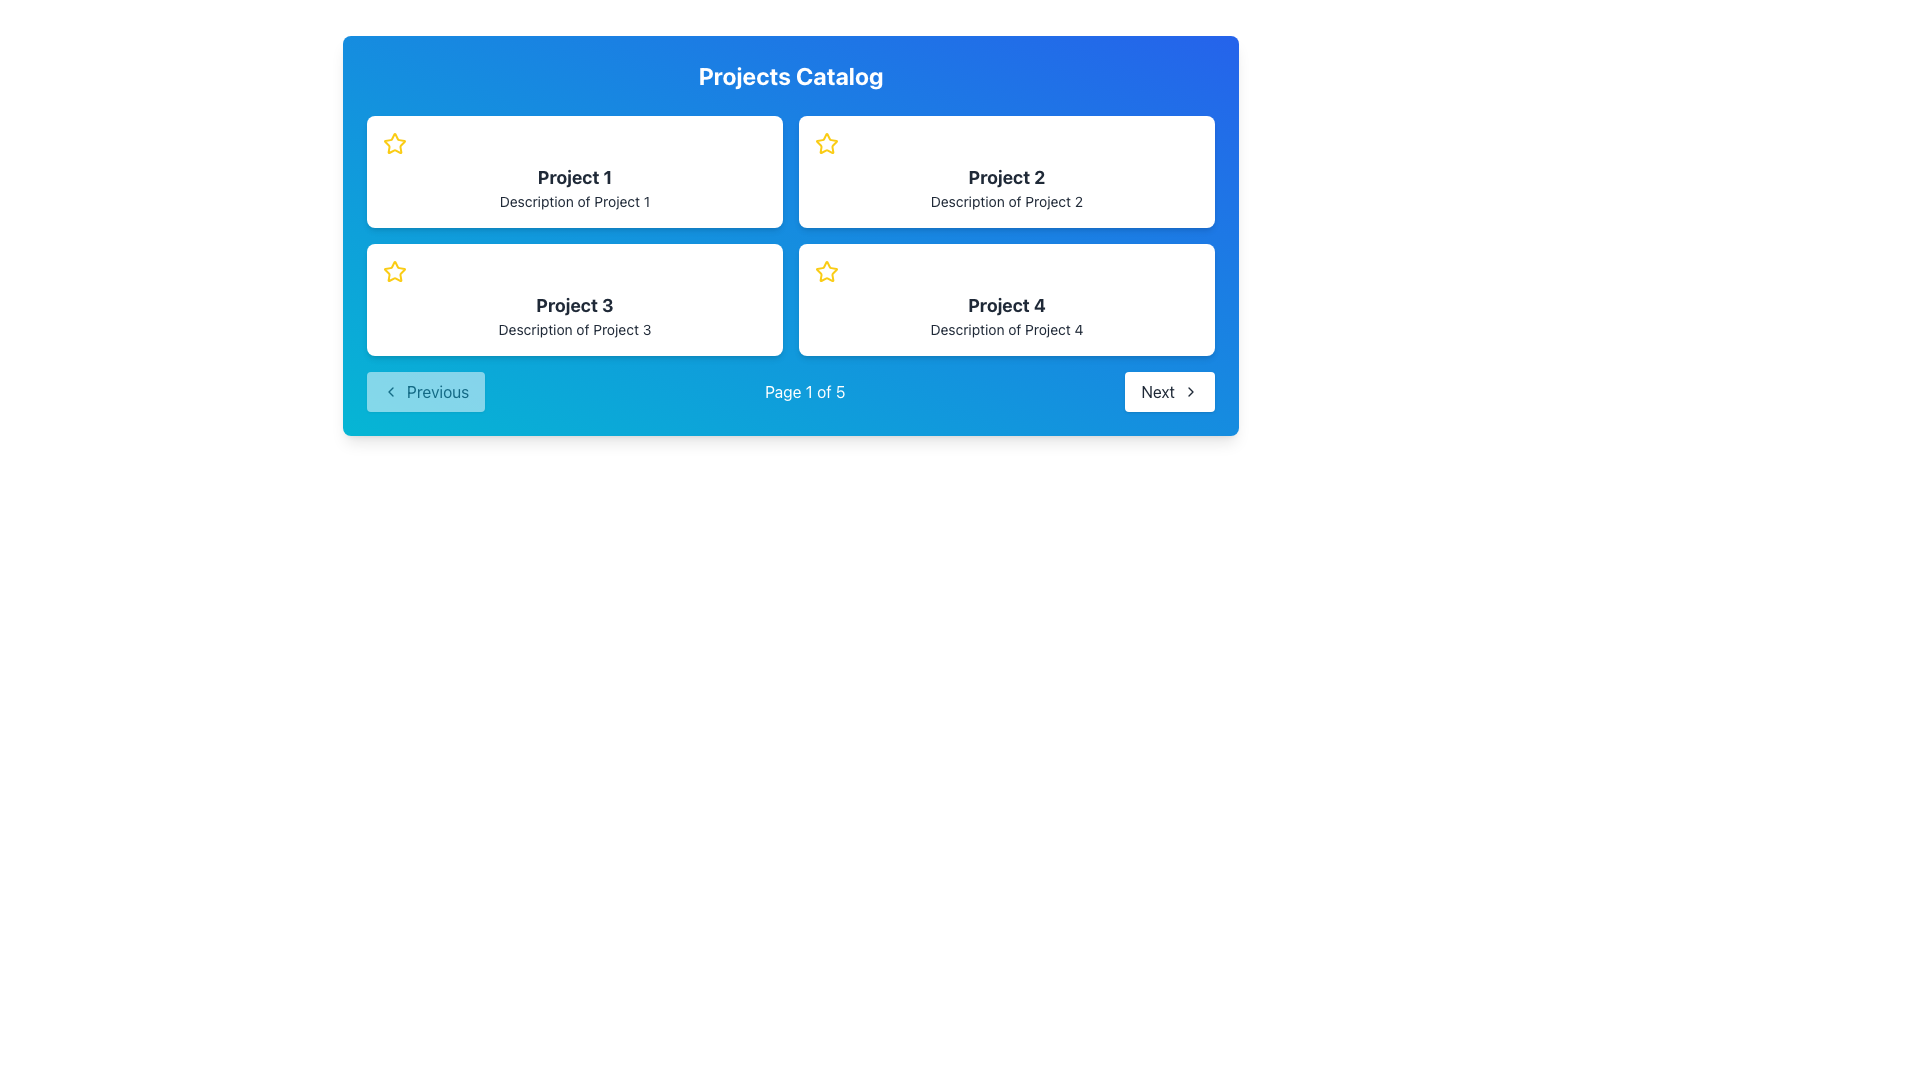  I want to click on the prominent text label 'Project 2', which is styled in bold and larger font, located within the right-top card under the 'Projects Catalog' heading, so click(1007, 176).